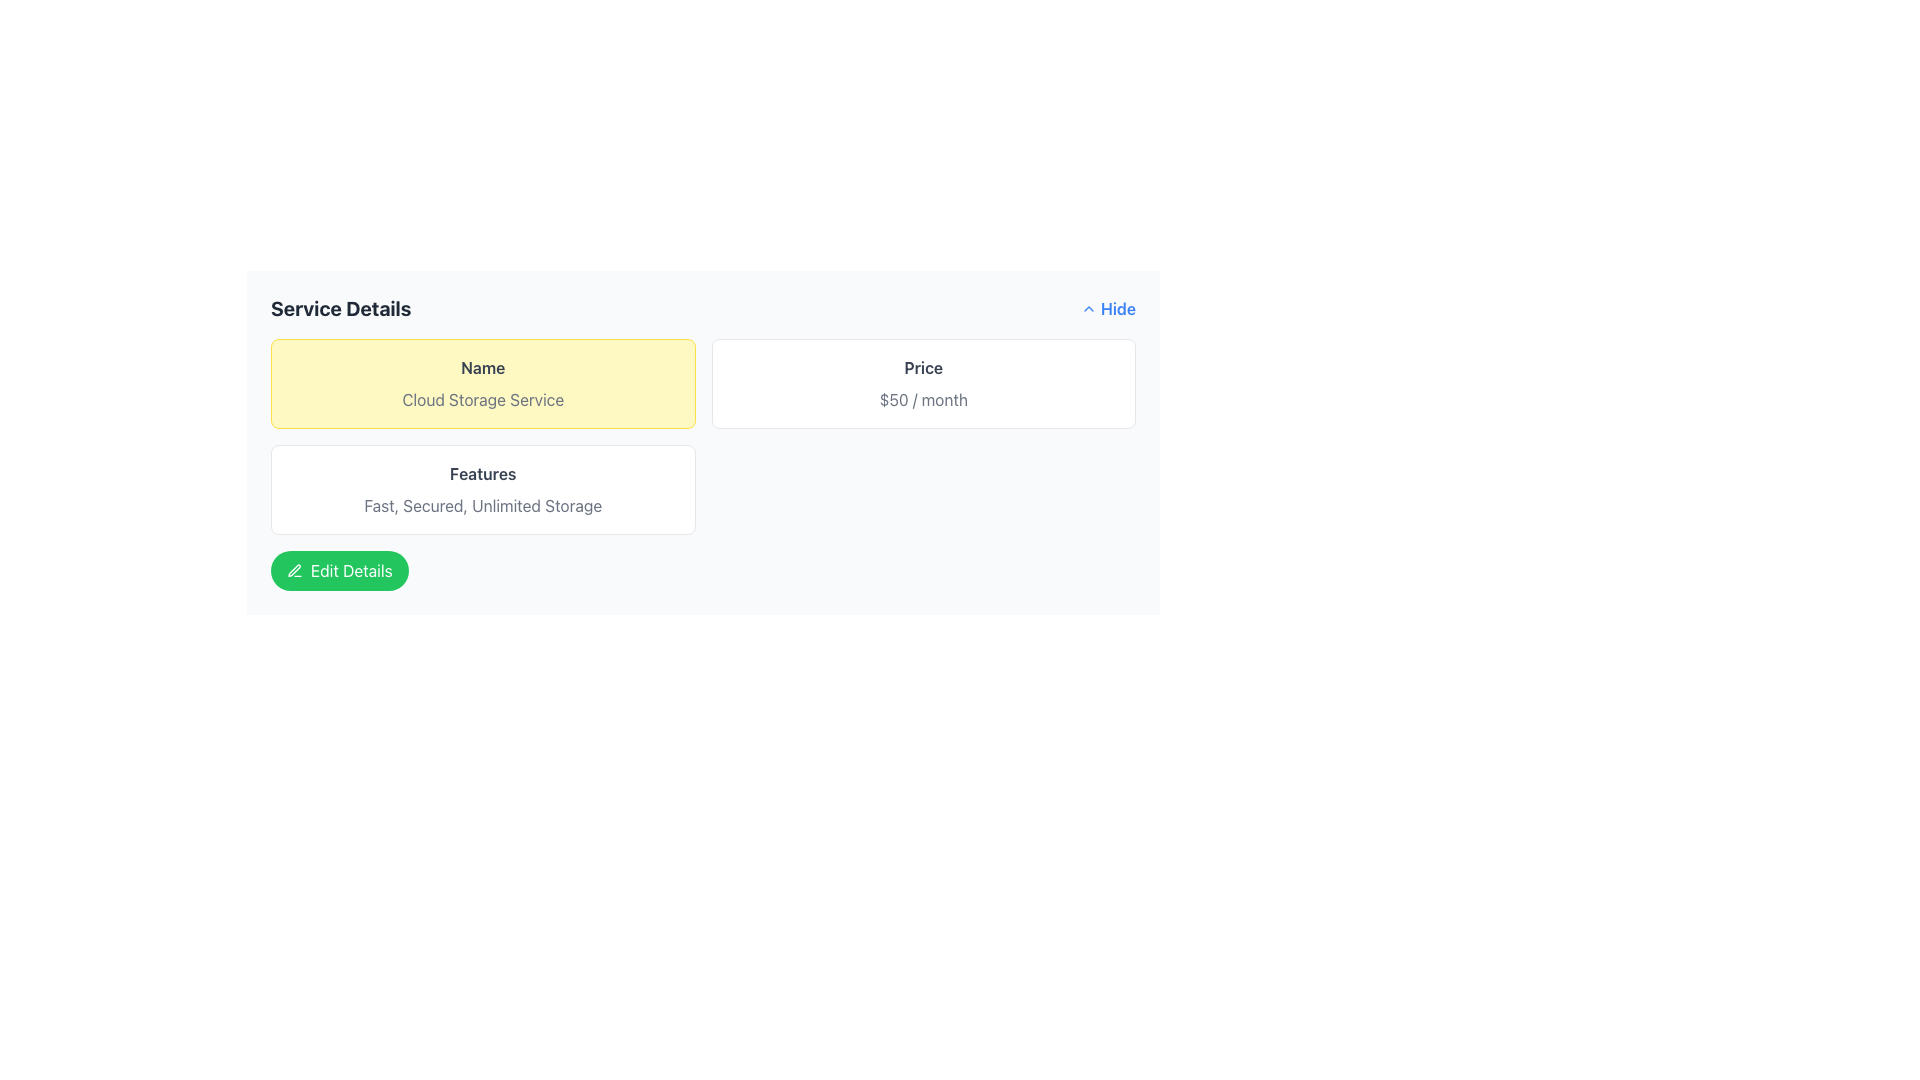 Image resolution: width=1920 pixels, height=1080 pixels. Describe the element at coordinates (351, 570) in the screenshot. I see `the 'Edit Details' button located at the bottom-left corner of the service details panel, which is represented by a green button with a pen icon, to initiate editing` at that location.